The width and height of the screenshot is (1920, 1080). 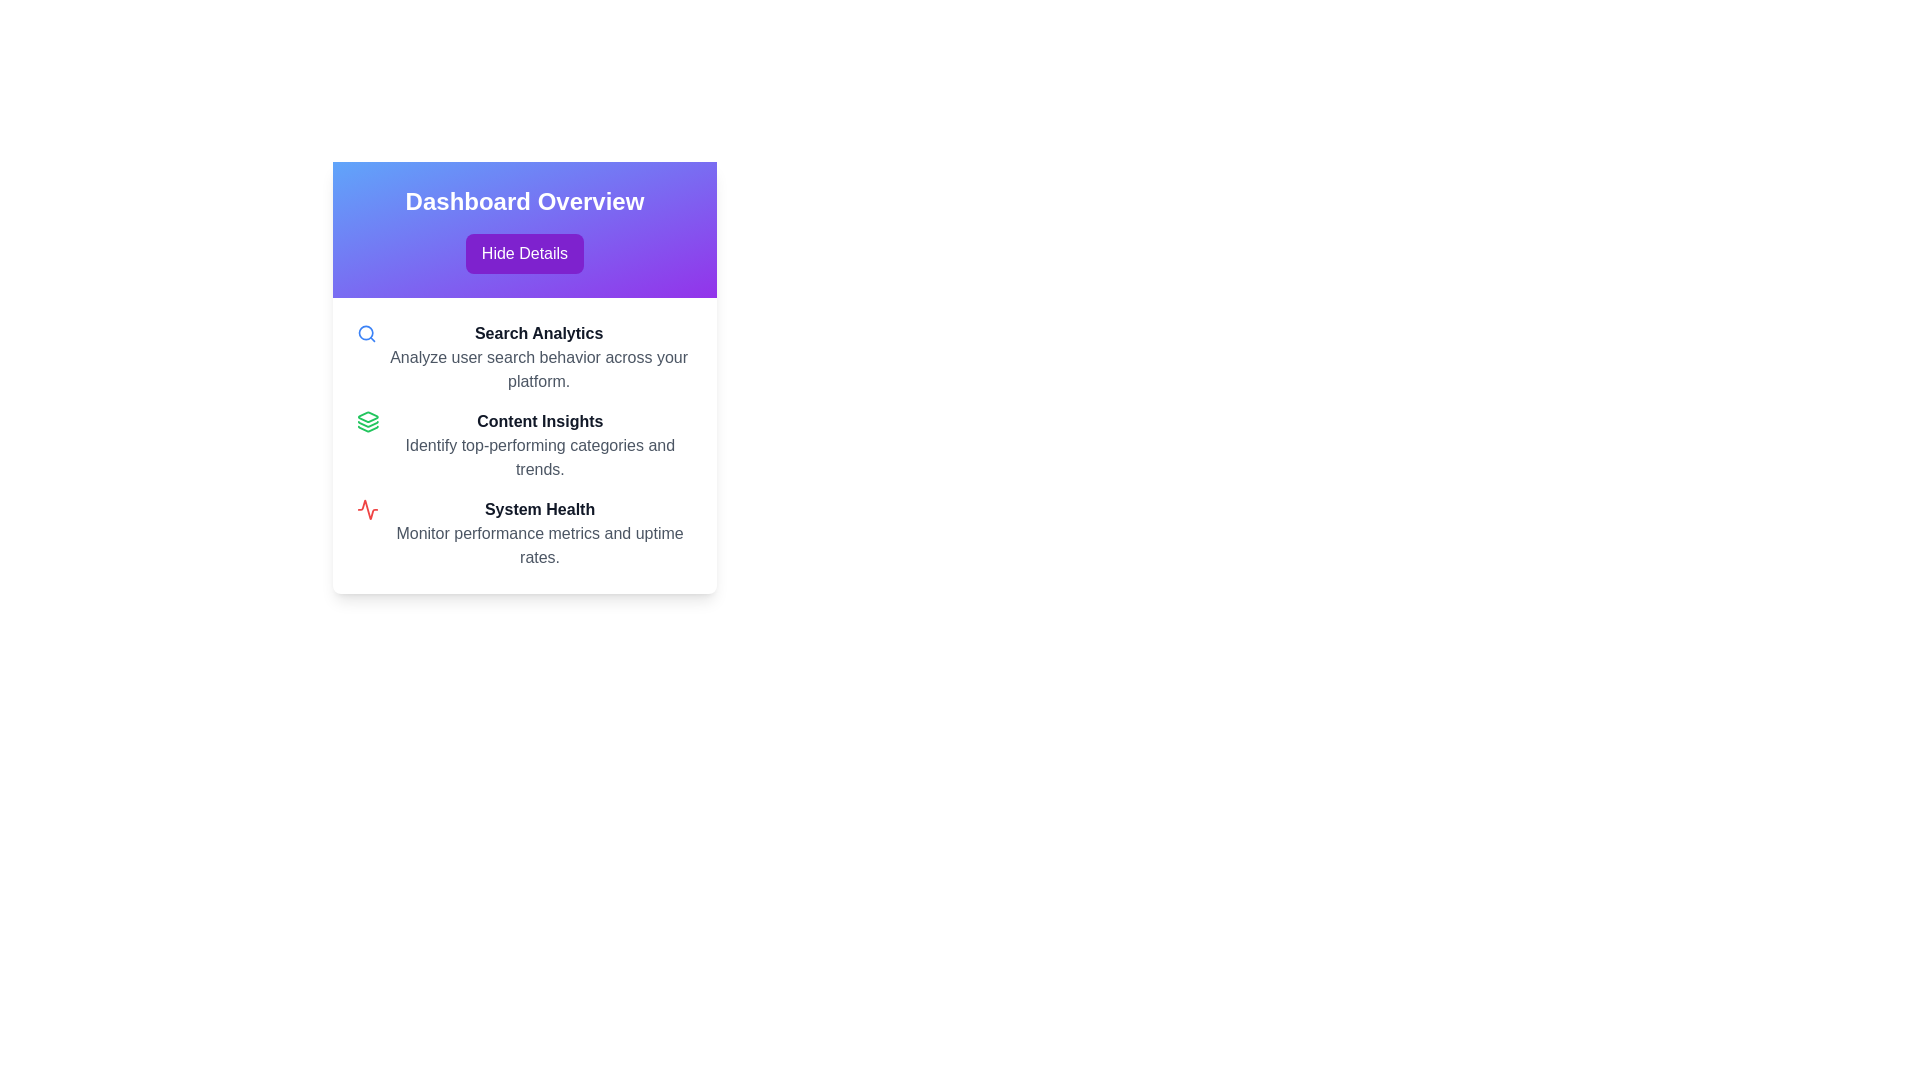 What do you see at coordinates (524, 253) in the screenshot?
I see `the purple 'Hide Details' button with rounded corners, located below the 'Dashboard Overview' heading, to hide details` at bounding box center [524, 253].